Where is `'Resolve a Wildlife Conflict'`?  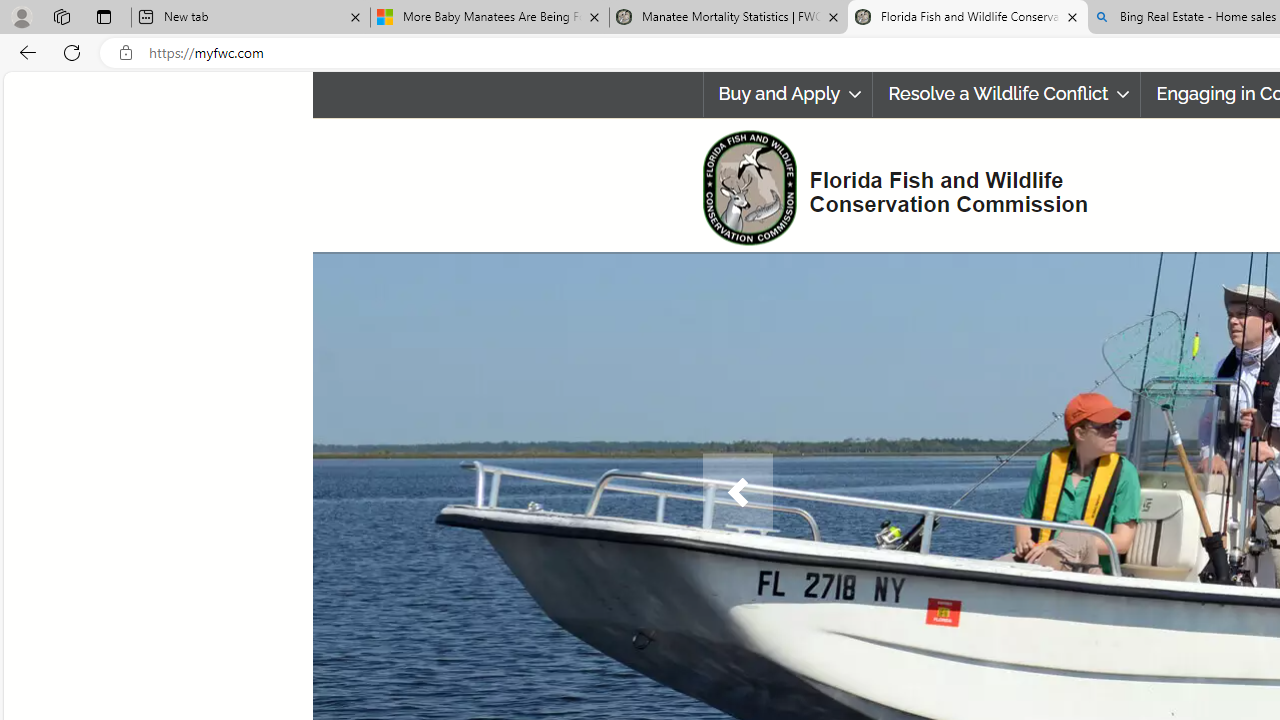 'Resolve a Wildlife Conflict' is located at coordinates (1006, 94).